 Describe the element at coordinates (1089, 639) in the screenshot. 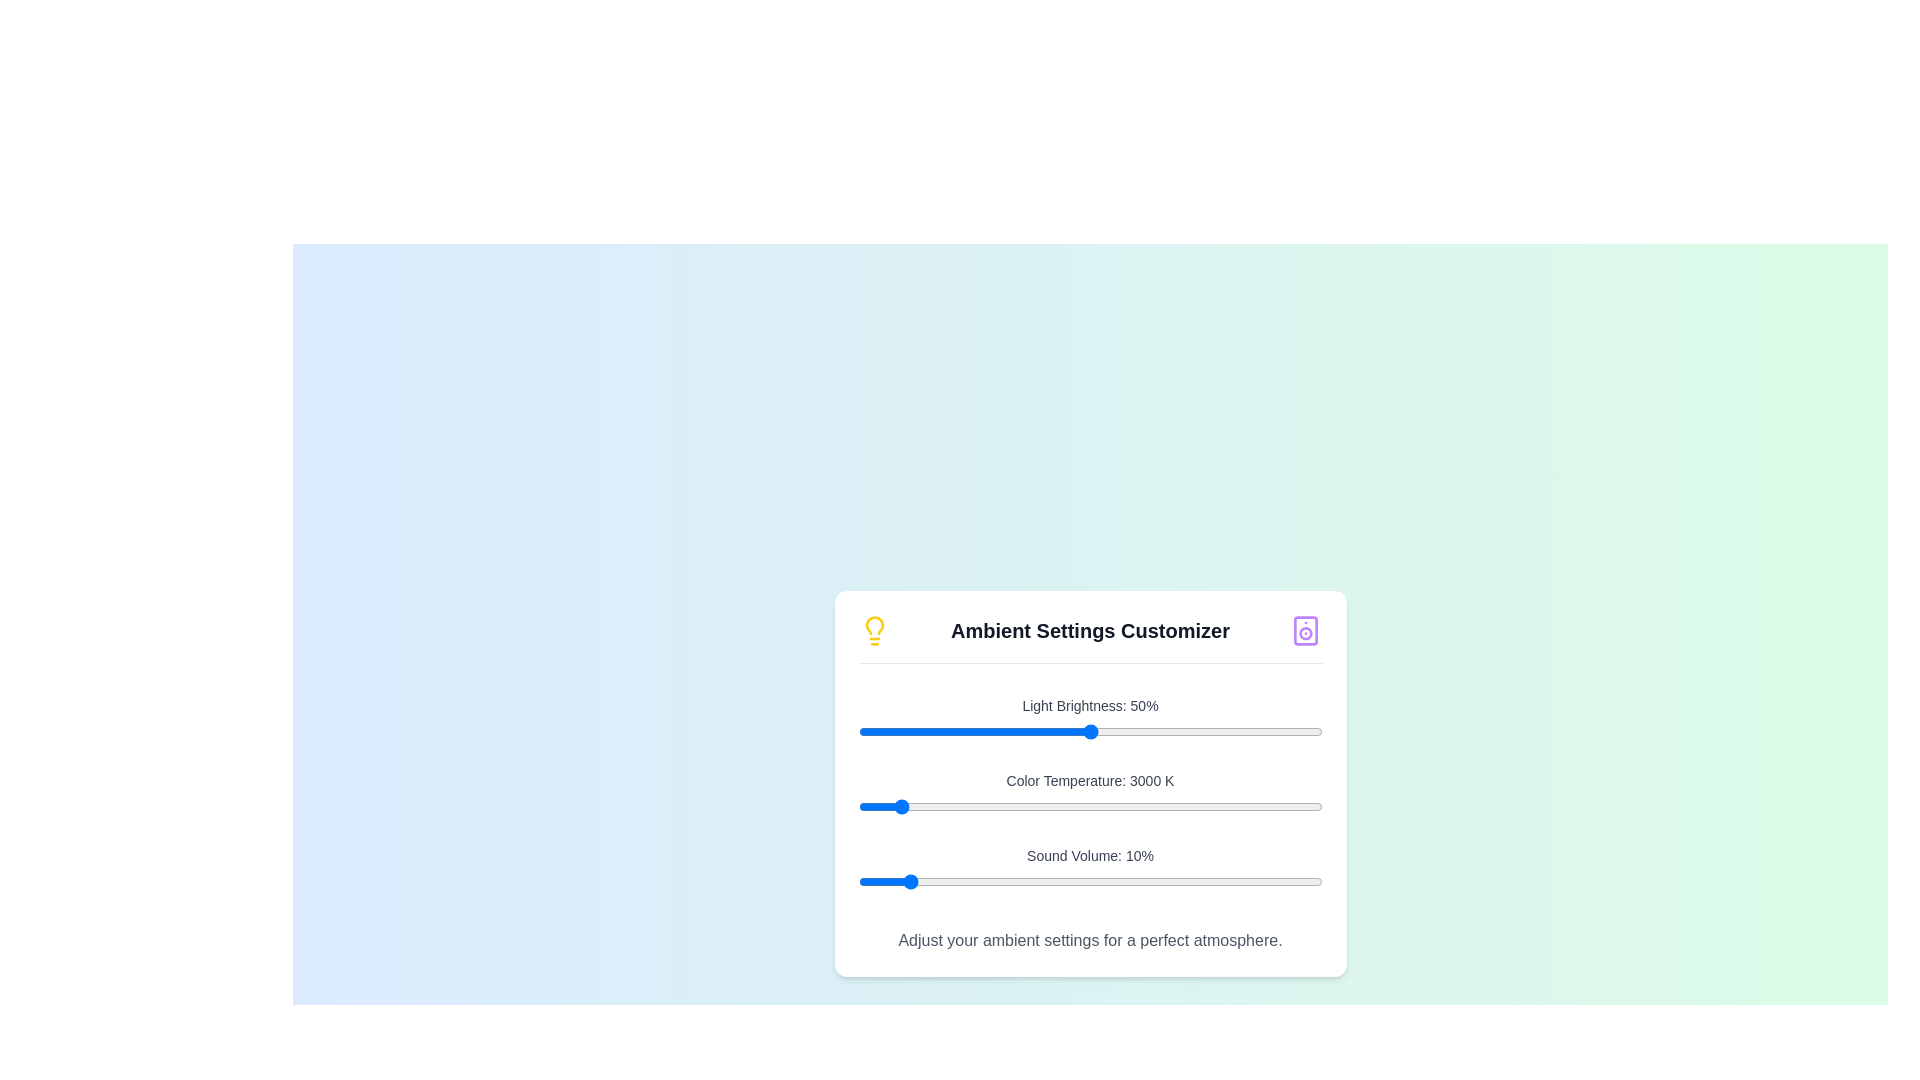

I see `the Header Section of the settings panel, which indicates its purpose as a customizer for ambient settings` at that location.